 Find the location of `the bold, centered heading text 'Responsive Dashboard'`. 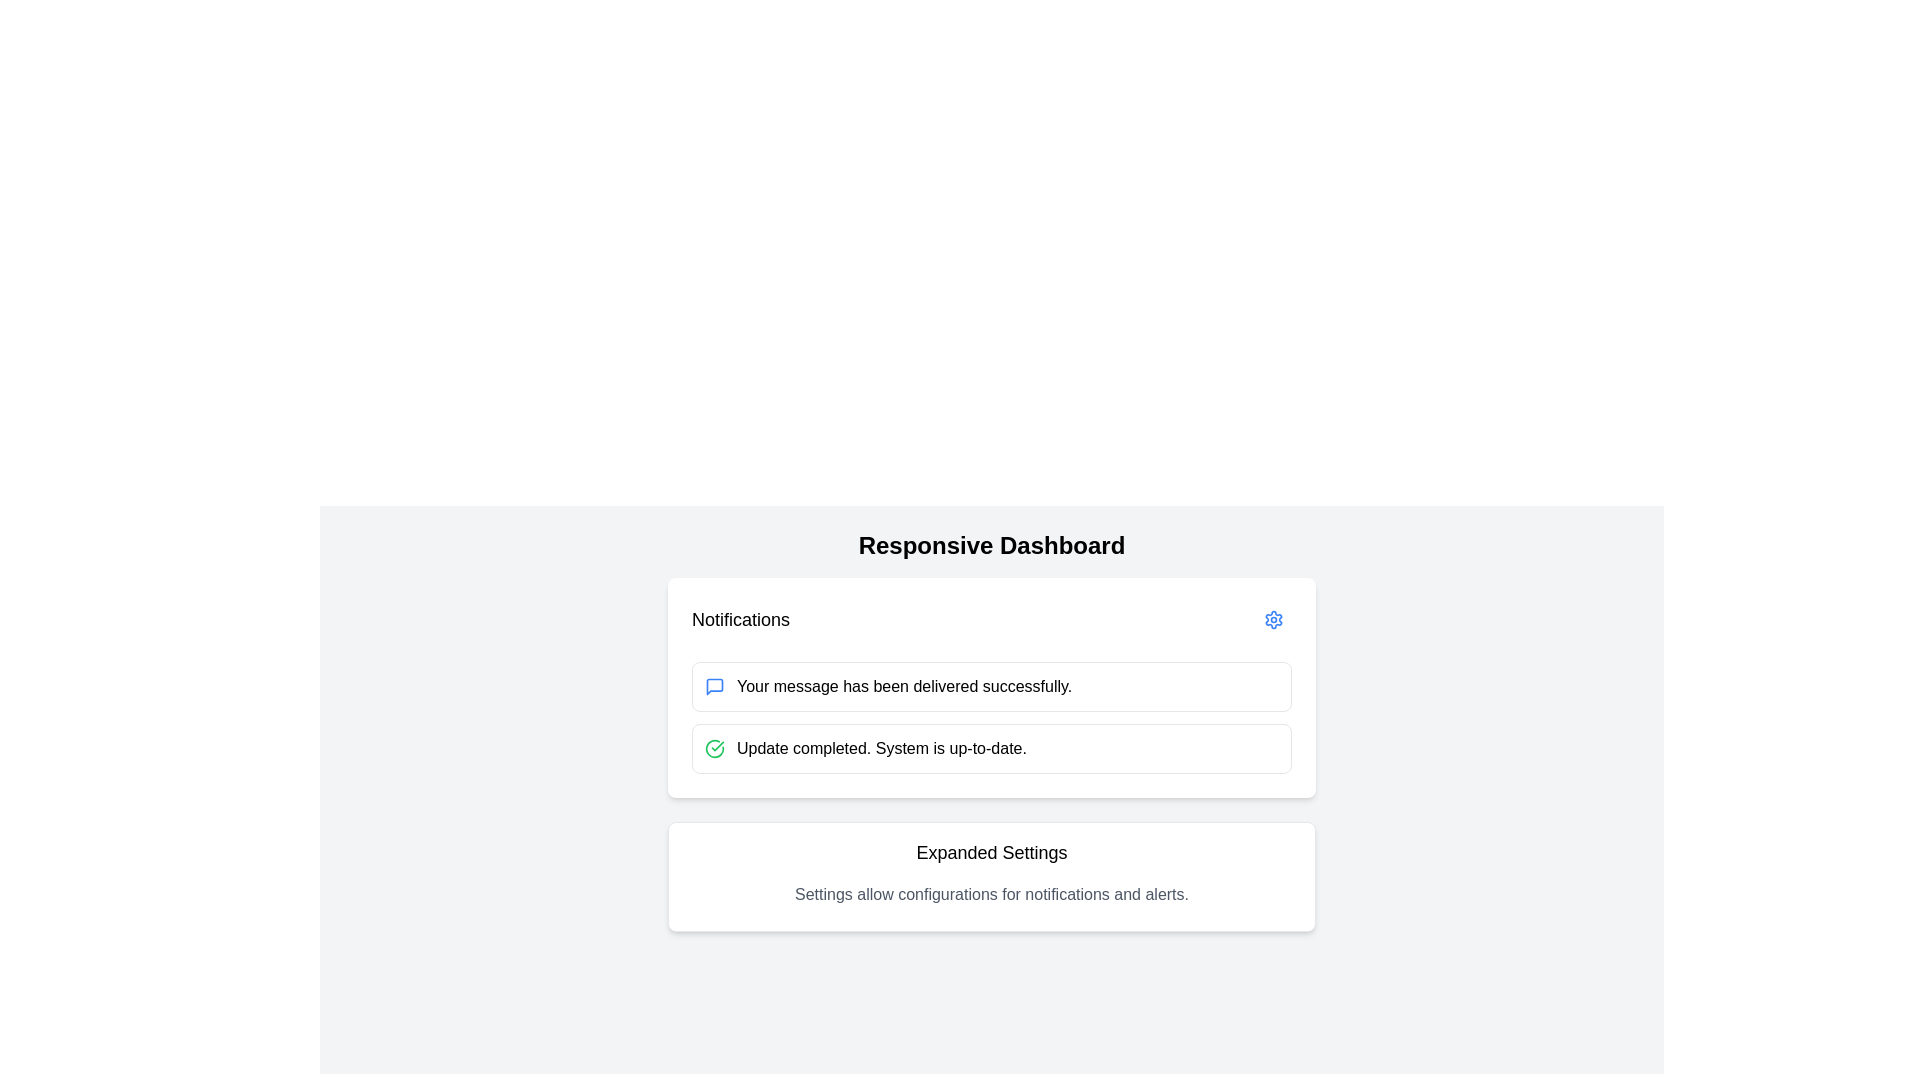

the bold, centered heading text 'Responsive Dashboard' is located at coordinates (992, 546).